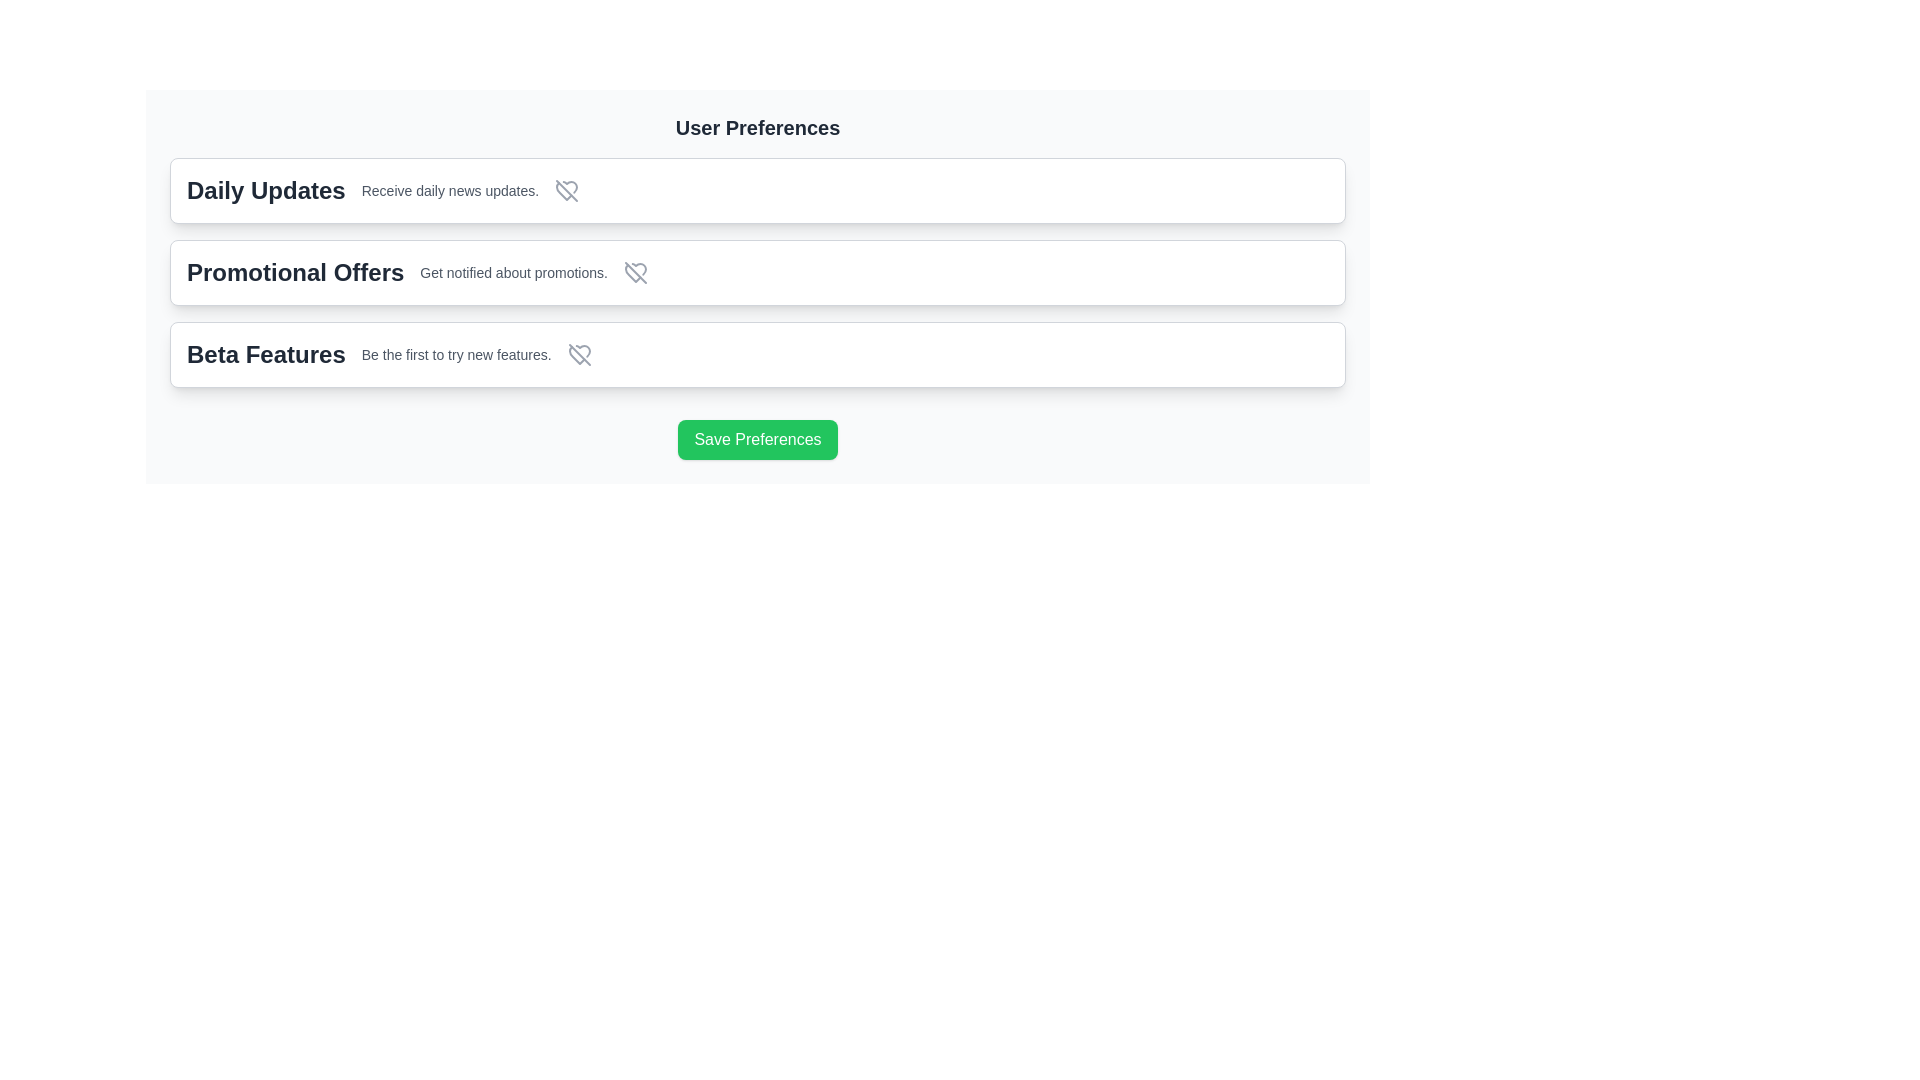 Image resolution: width=1920 pixels, height=1080 pixels. I want to click on the static text that provides additional information about the 'Daily Updates' feature, positioned below the header 'Daily Updates' and above a small icon, so click(449, 191).